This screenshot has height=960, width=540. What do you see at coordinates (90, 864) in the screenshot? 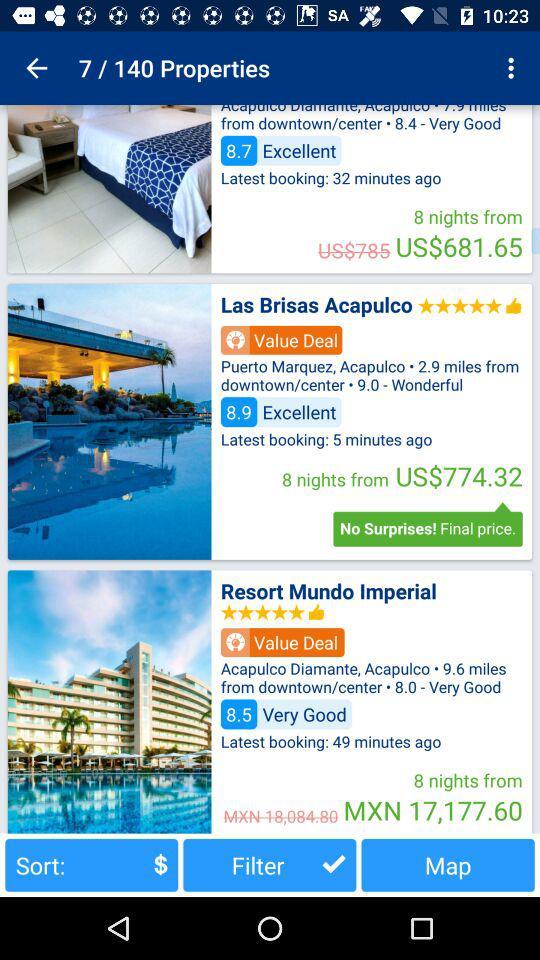
I see `sort:  button` at bounding box center [90, 864].